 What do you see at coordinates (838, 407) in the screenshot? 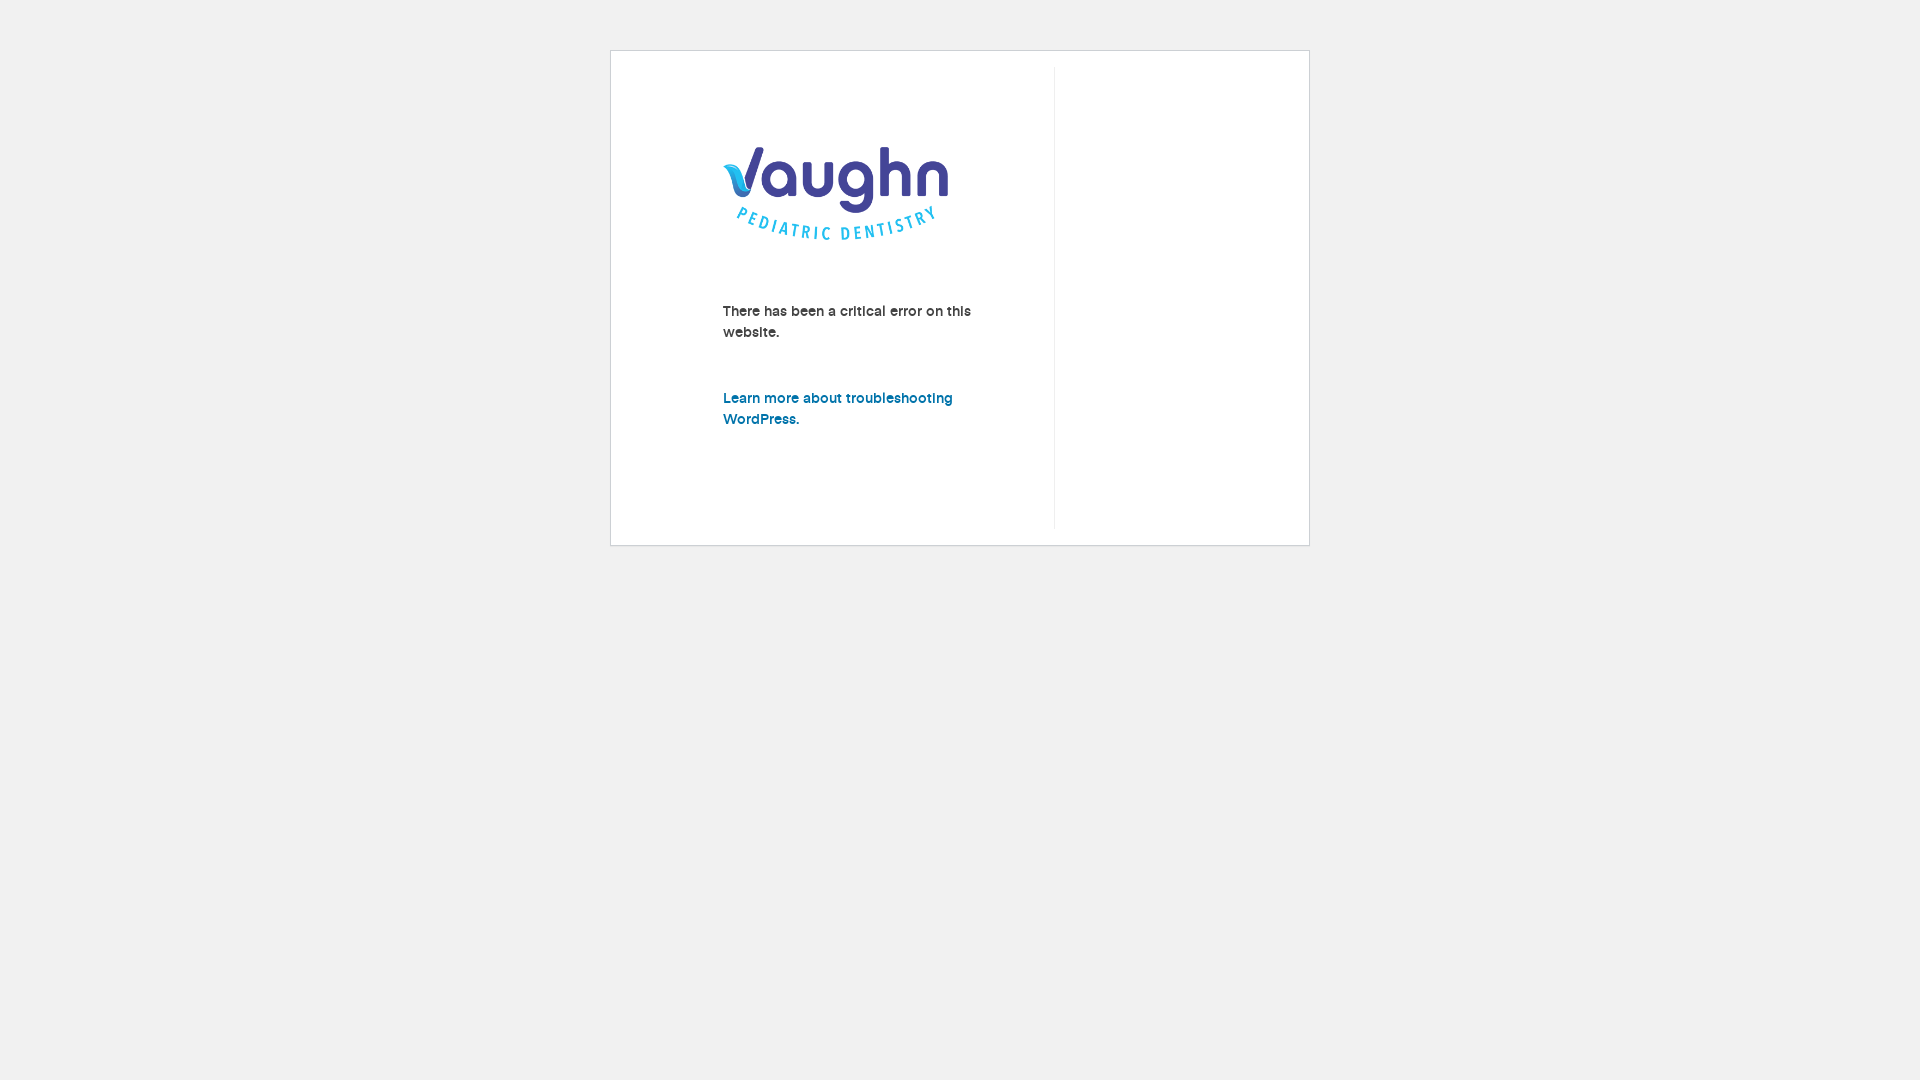
I see `'Learn more about troubleshooting WordPress.'` at bounding box center [838, 407].